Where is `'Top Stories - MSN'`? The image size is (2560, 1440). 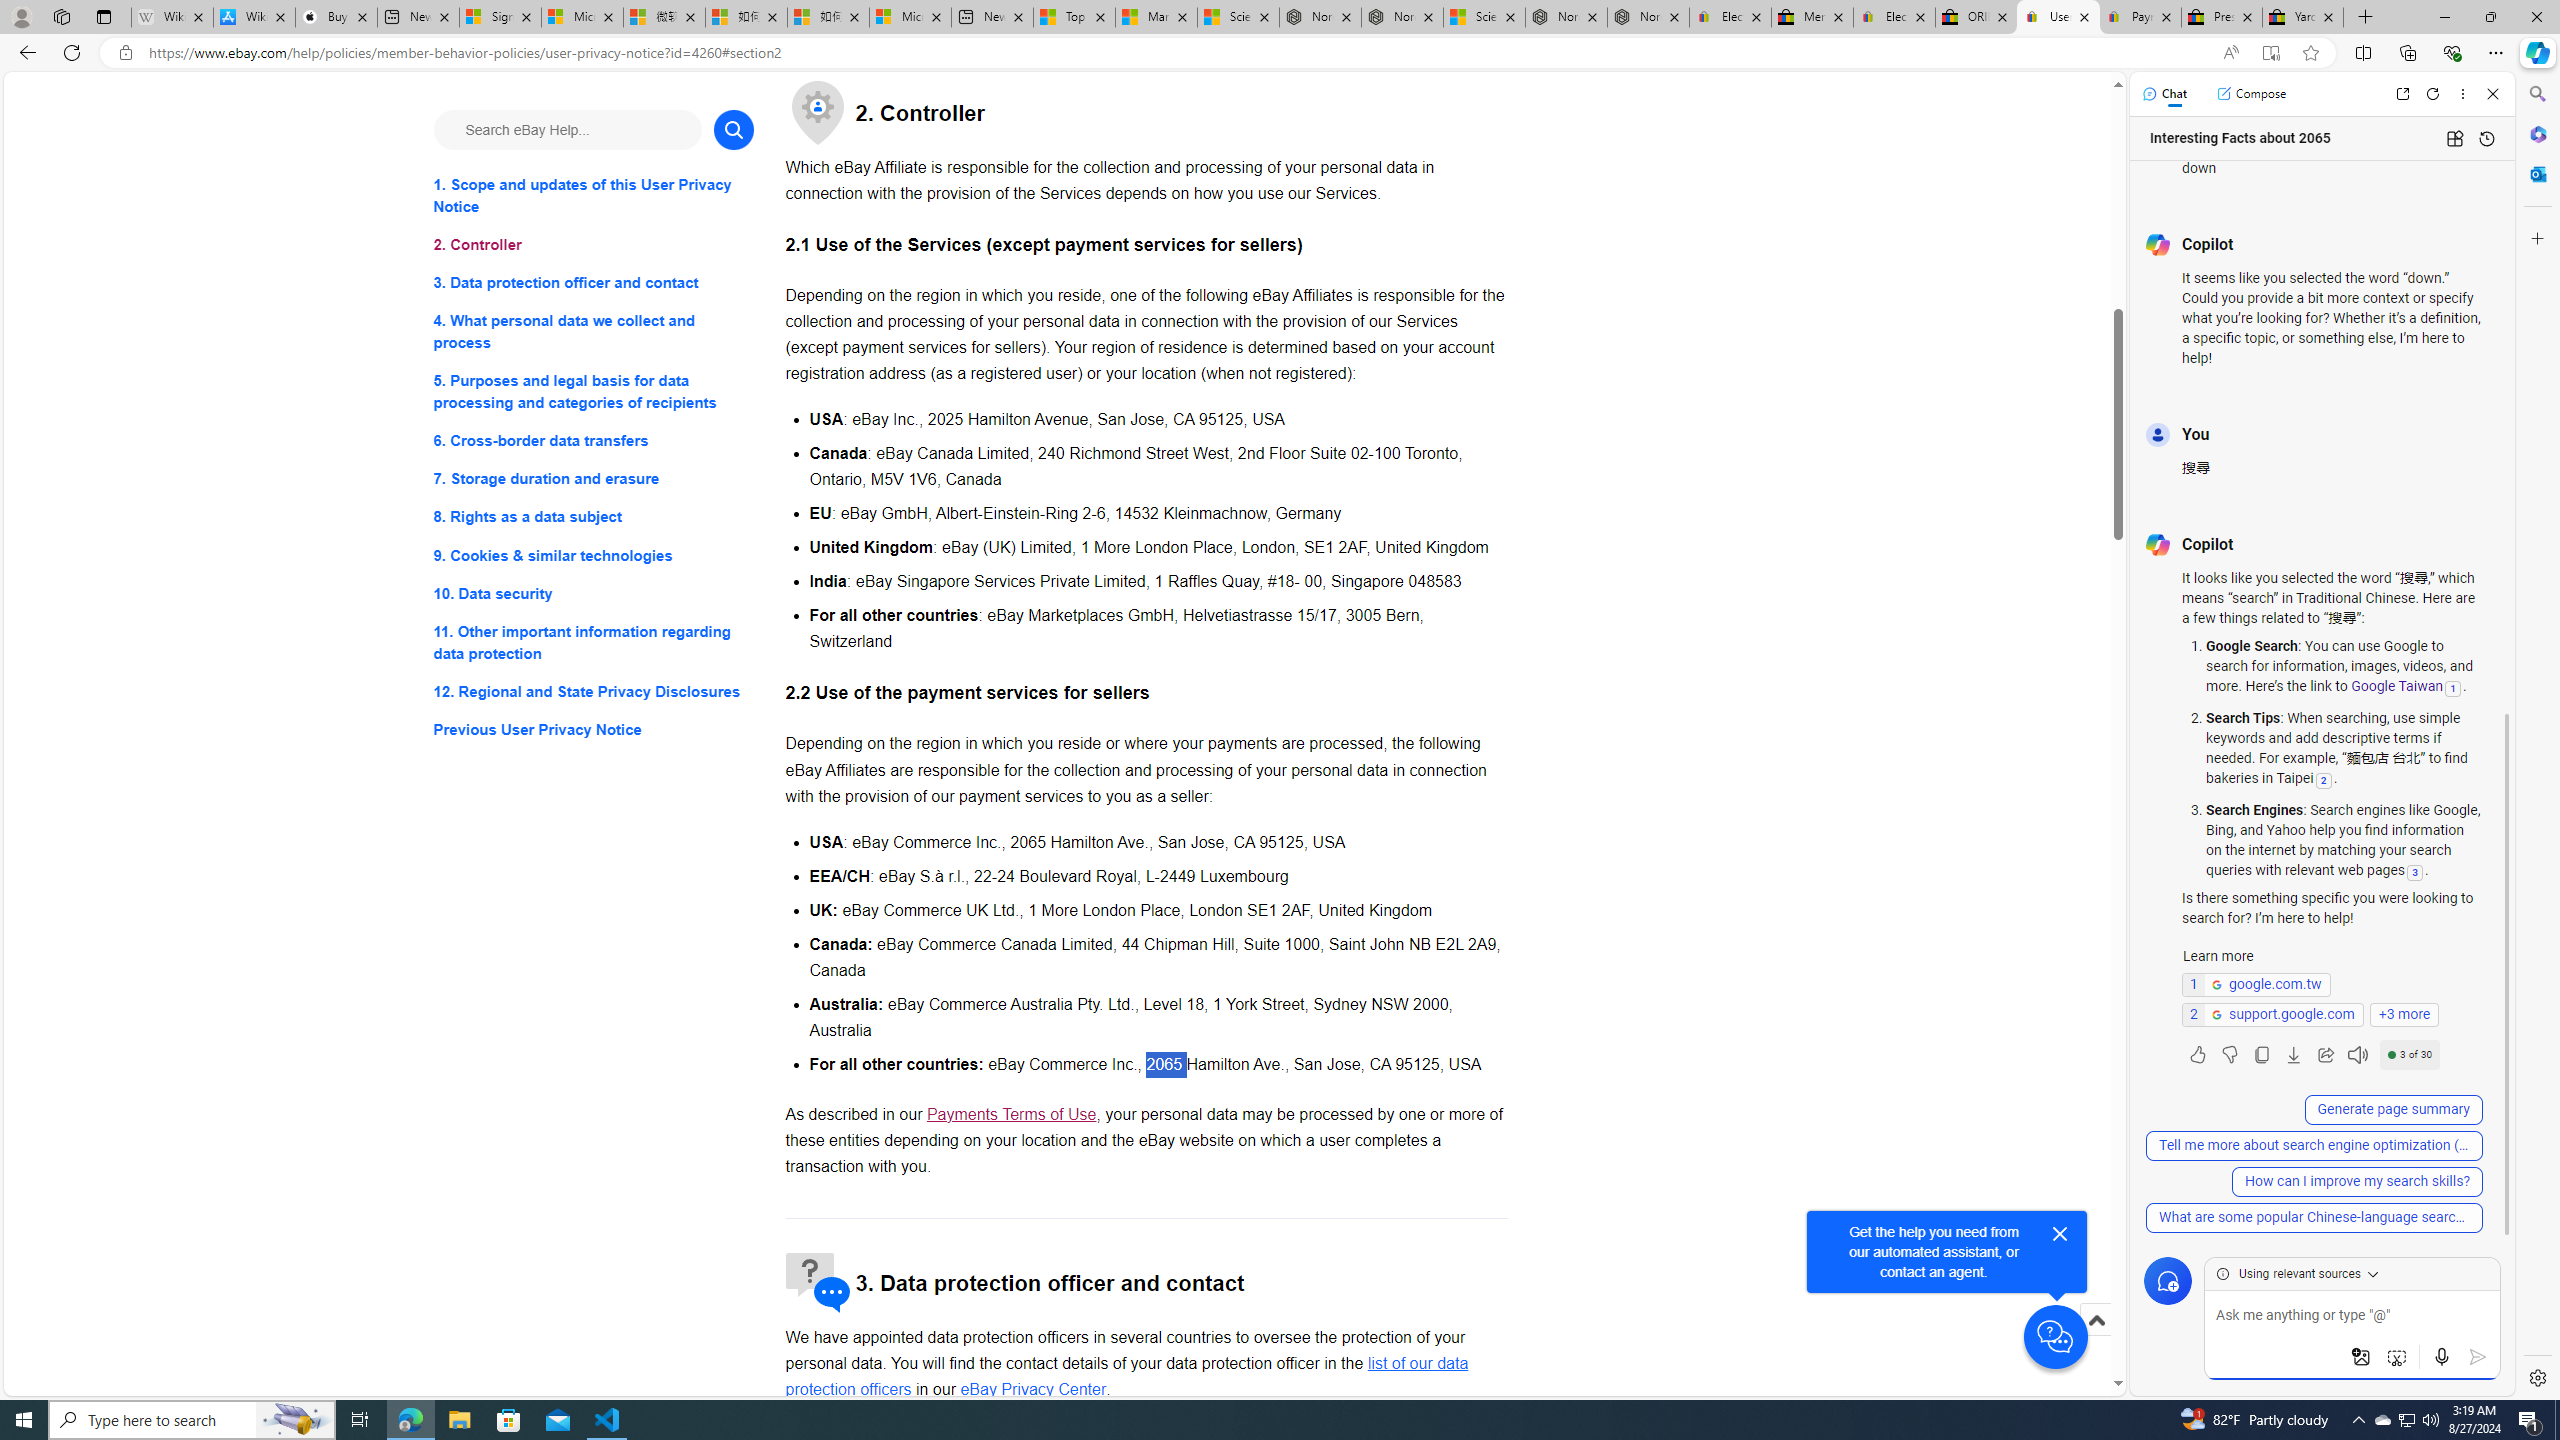
'Top Stories - MSN' is located at coordinates (1072, 16).